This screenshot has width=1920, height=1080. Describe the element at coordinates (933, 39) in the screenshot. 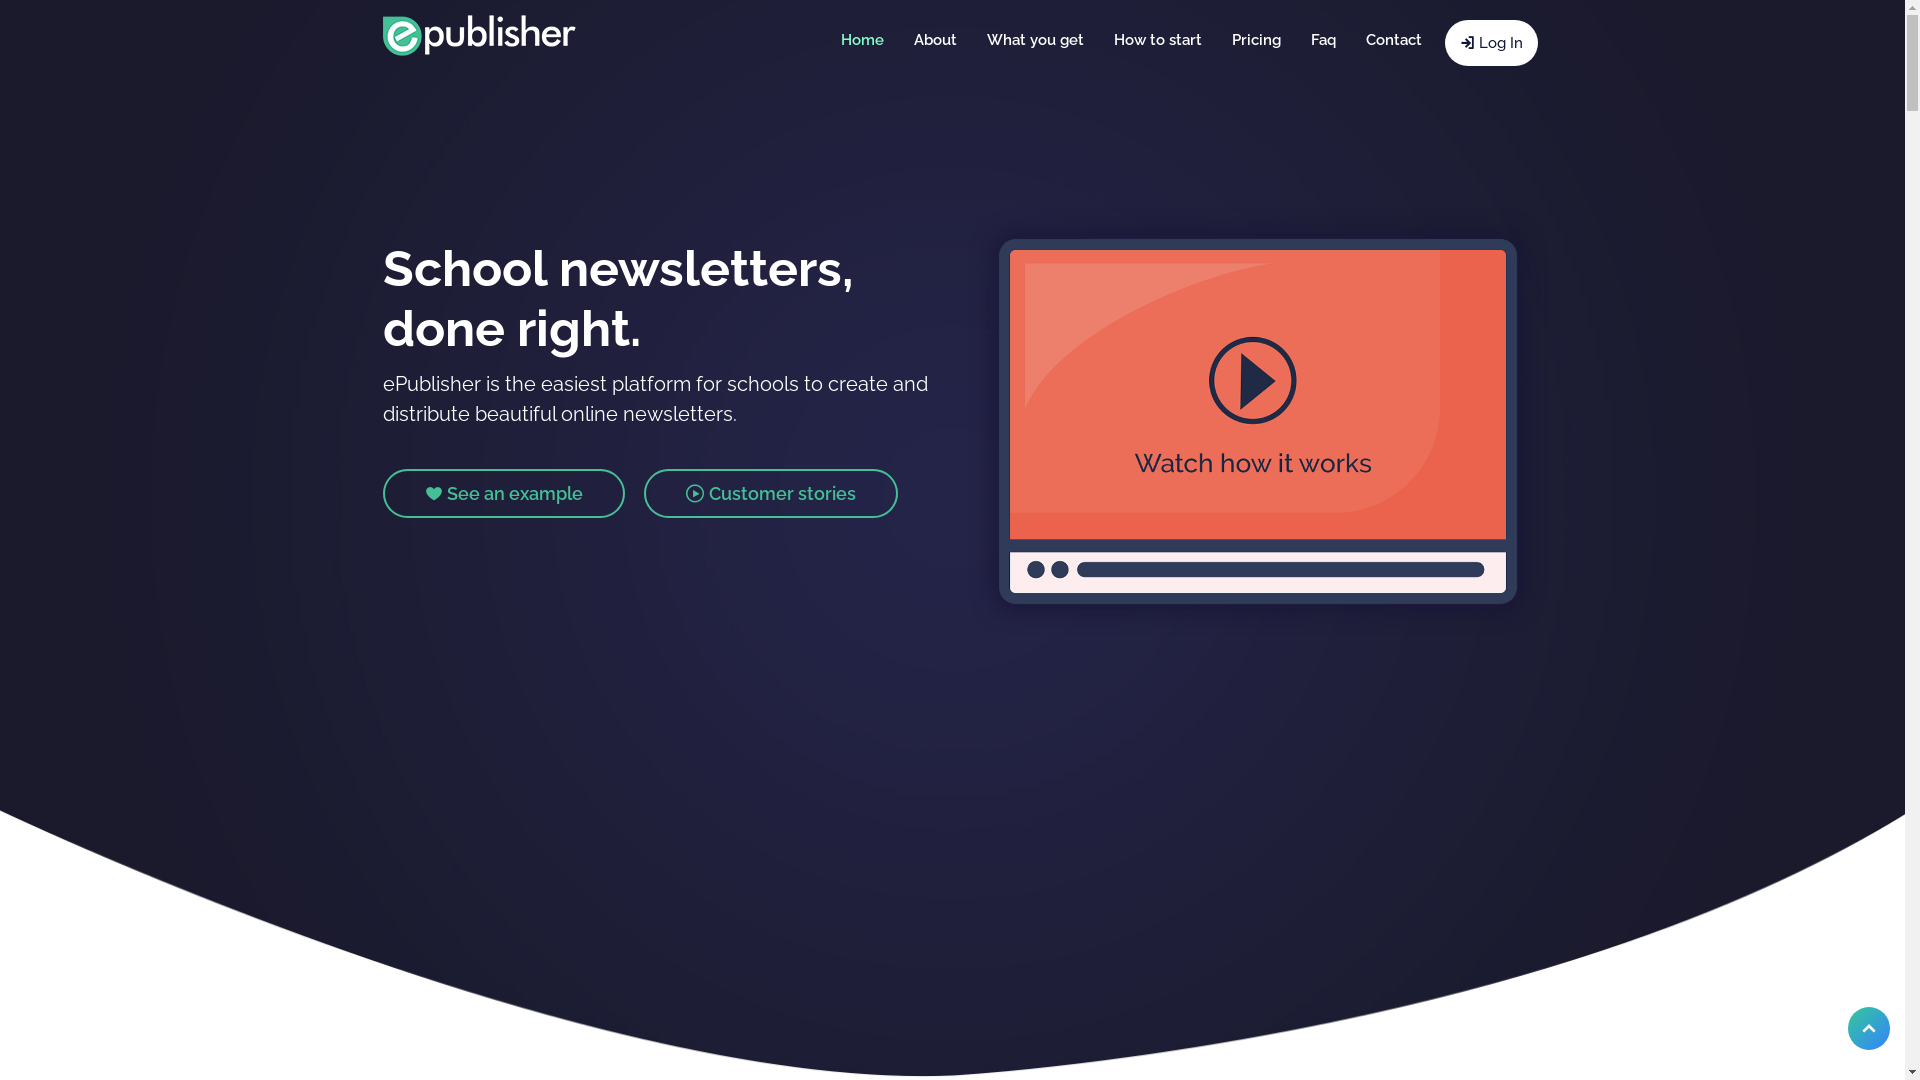

I see `'About'` at that location.